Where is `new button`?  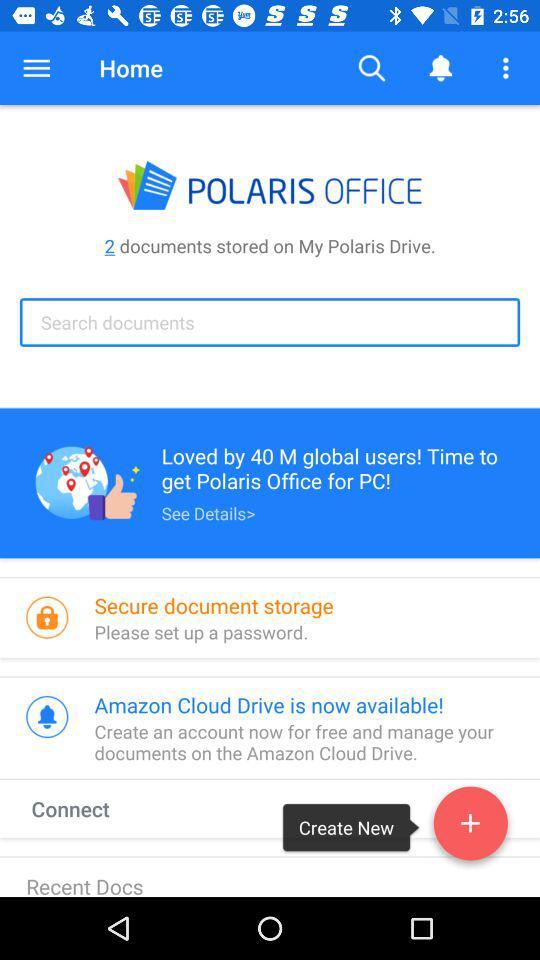
new button is located at coordinates (470, 827).